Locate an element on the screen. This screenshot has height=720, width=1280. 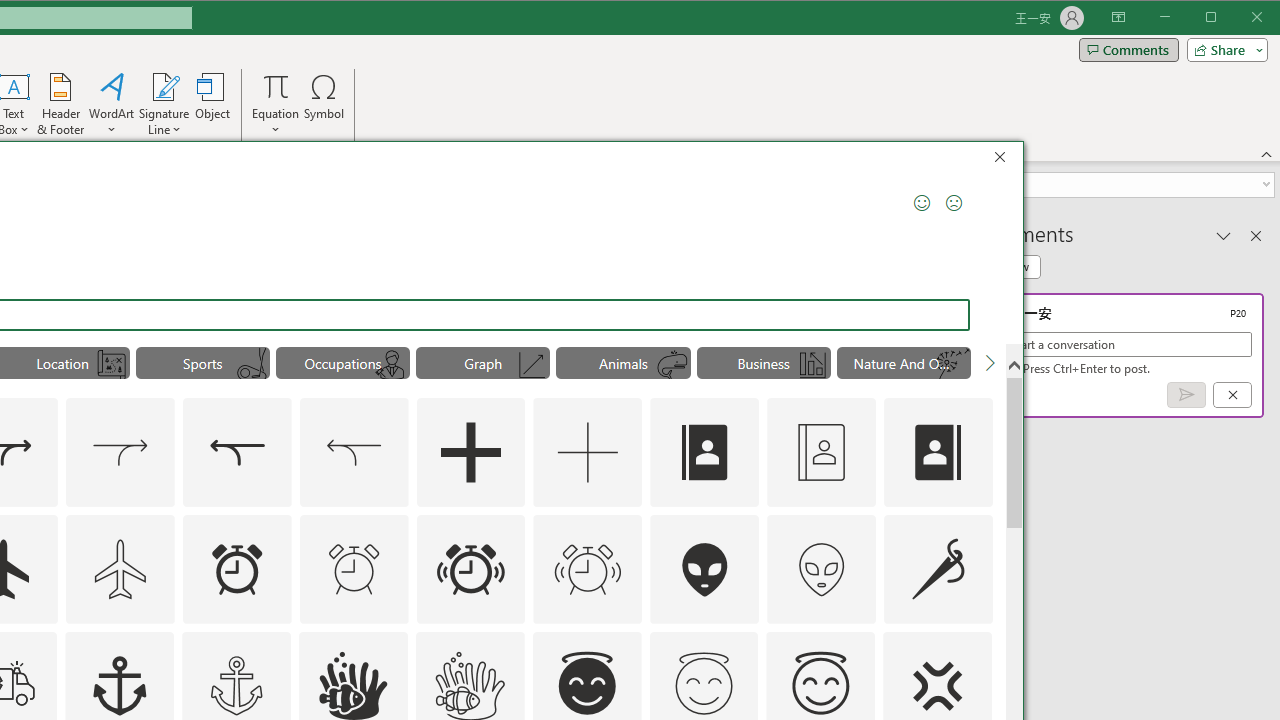
'AutomationID: Icons_Add' is located at coordinates (470, 452).